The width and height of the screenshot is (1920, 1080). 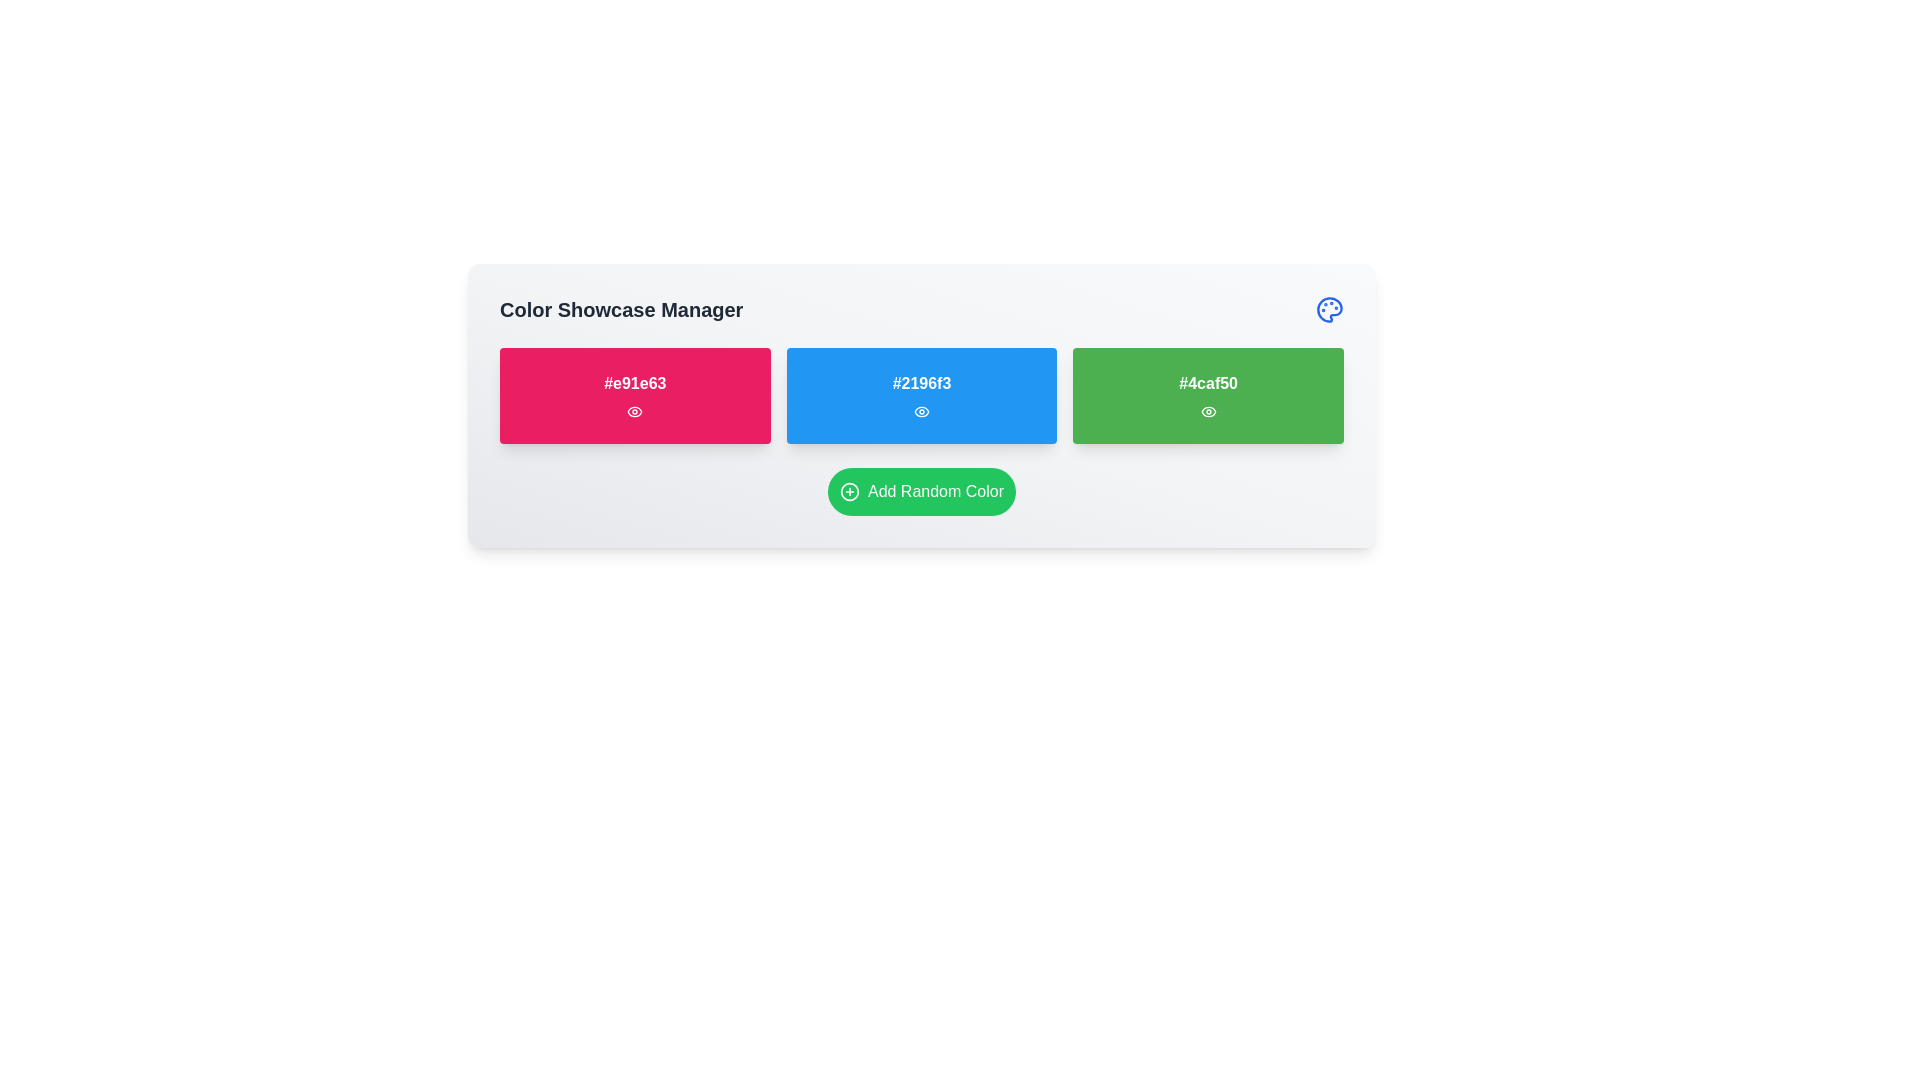 What do you see at coordinates (849, 492) in the screenshot?
I see `the Circular Icon that represents the action of adding a new random color, located at the bottom center of the interface` at bounding box center [849, 492].